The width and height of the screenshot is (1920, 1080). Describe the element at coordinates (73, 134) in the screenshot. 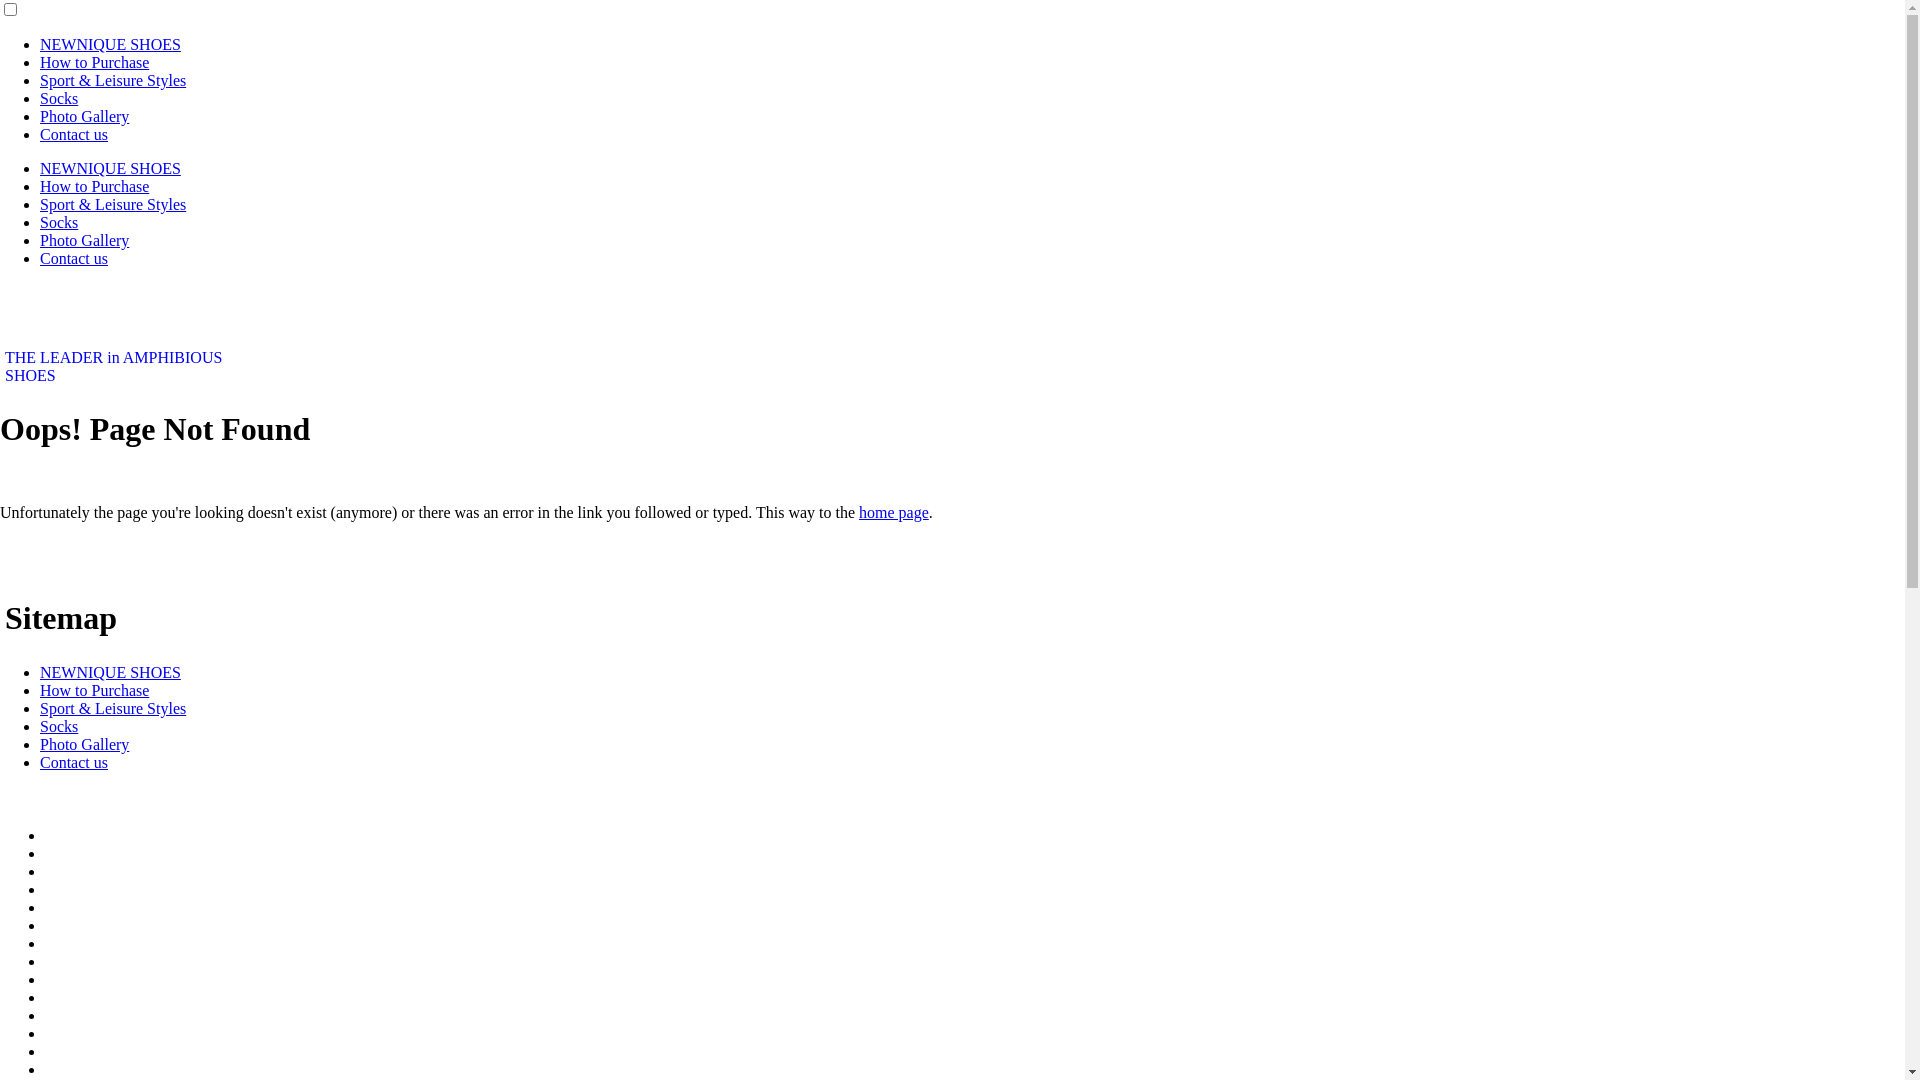

I see `'Contact us'` at that location.